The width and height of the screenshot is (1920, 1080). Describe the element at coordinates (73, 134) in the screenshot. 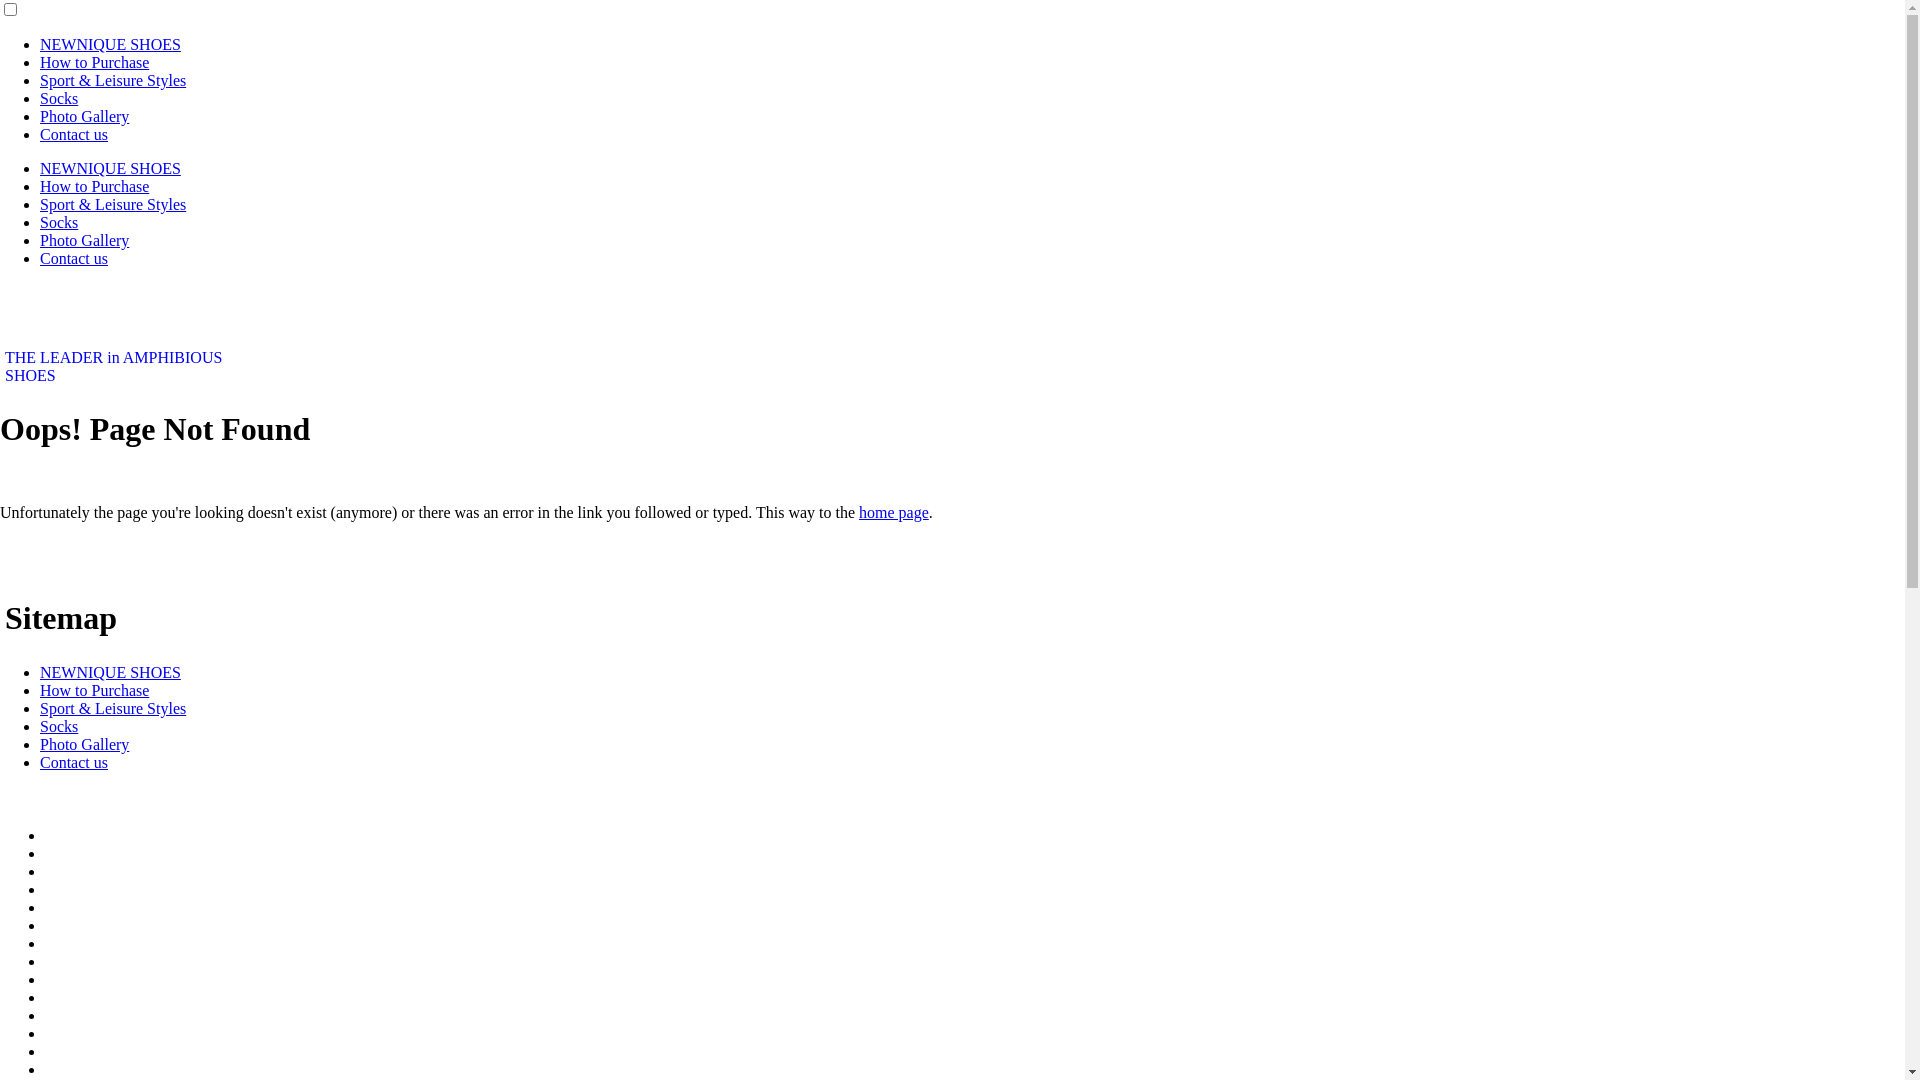

I see `'Contact us'` at that location.